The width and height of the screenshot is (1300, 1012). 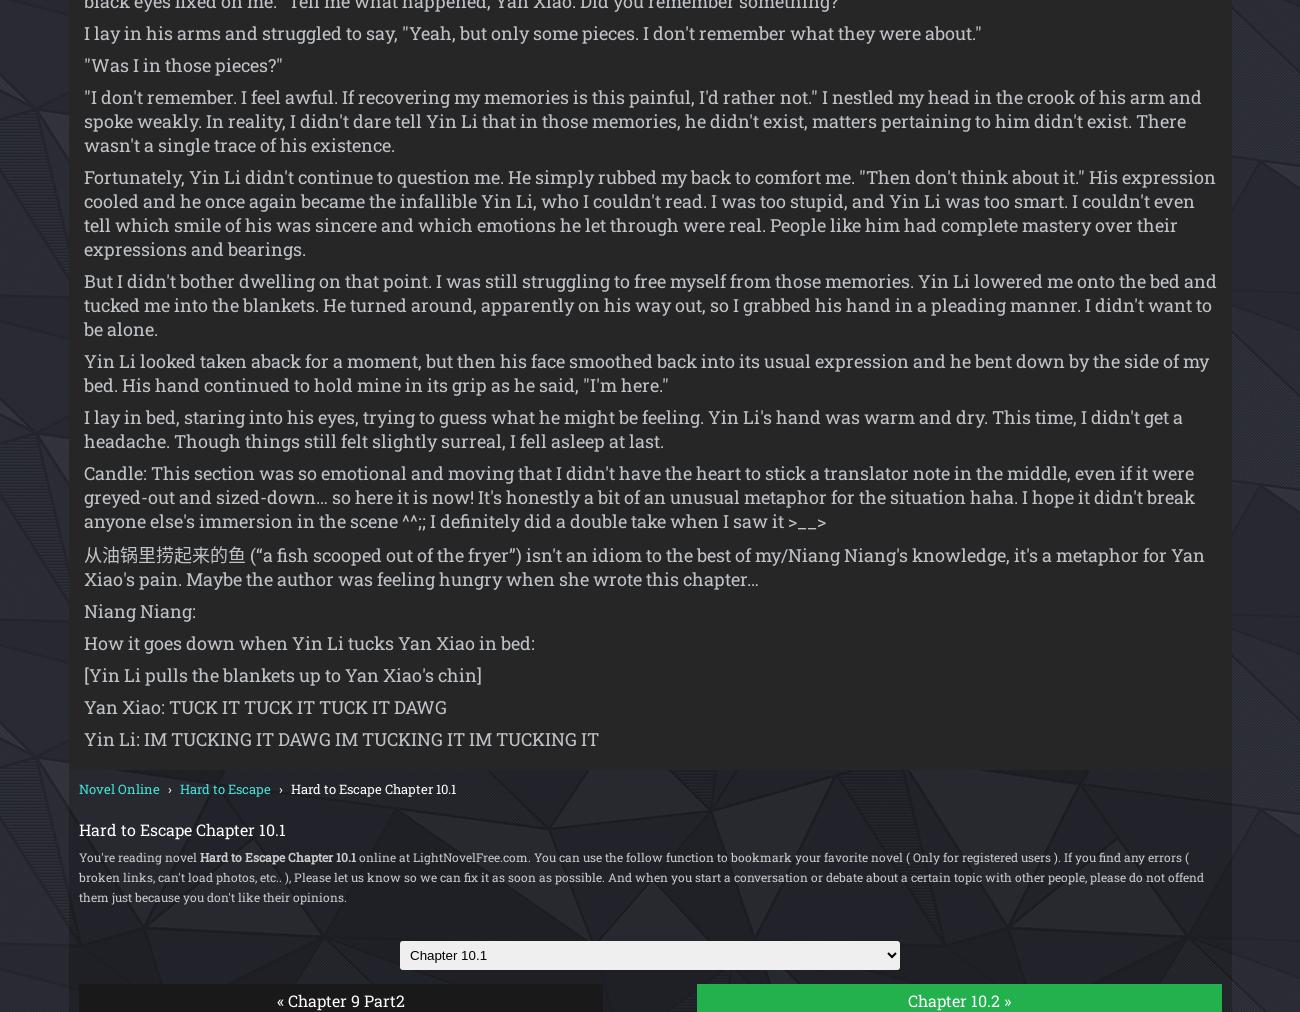 I want to click on '从油锅里捞起来的鱼 (“a fish scooped out of the fryer”) isn't an idiom to the best of my/Niang Niang's knowledge, it's a metaphor for Yan Xiao's pain. Maybe the author was feeling hungry when she wrote this chapter…', so click(x=82, y=566).